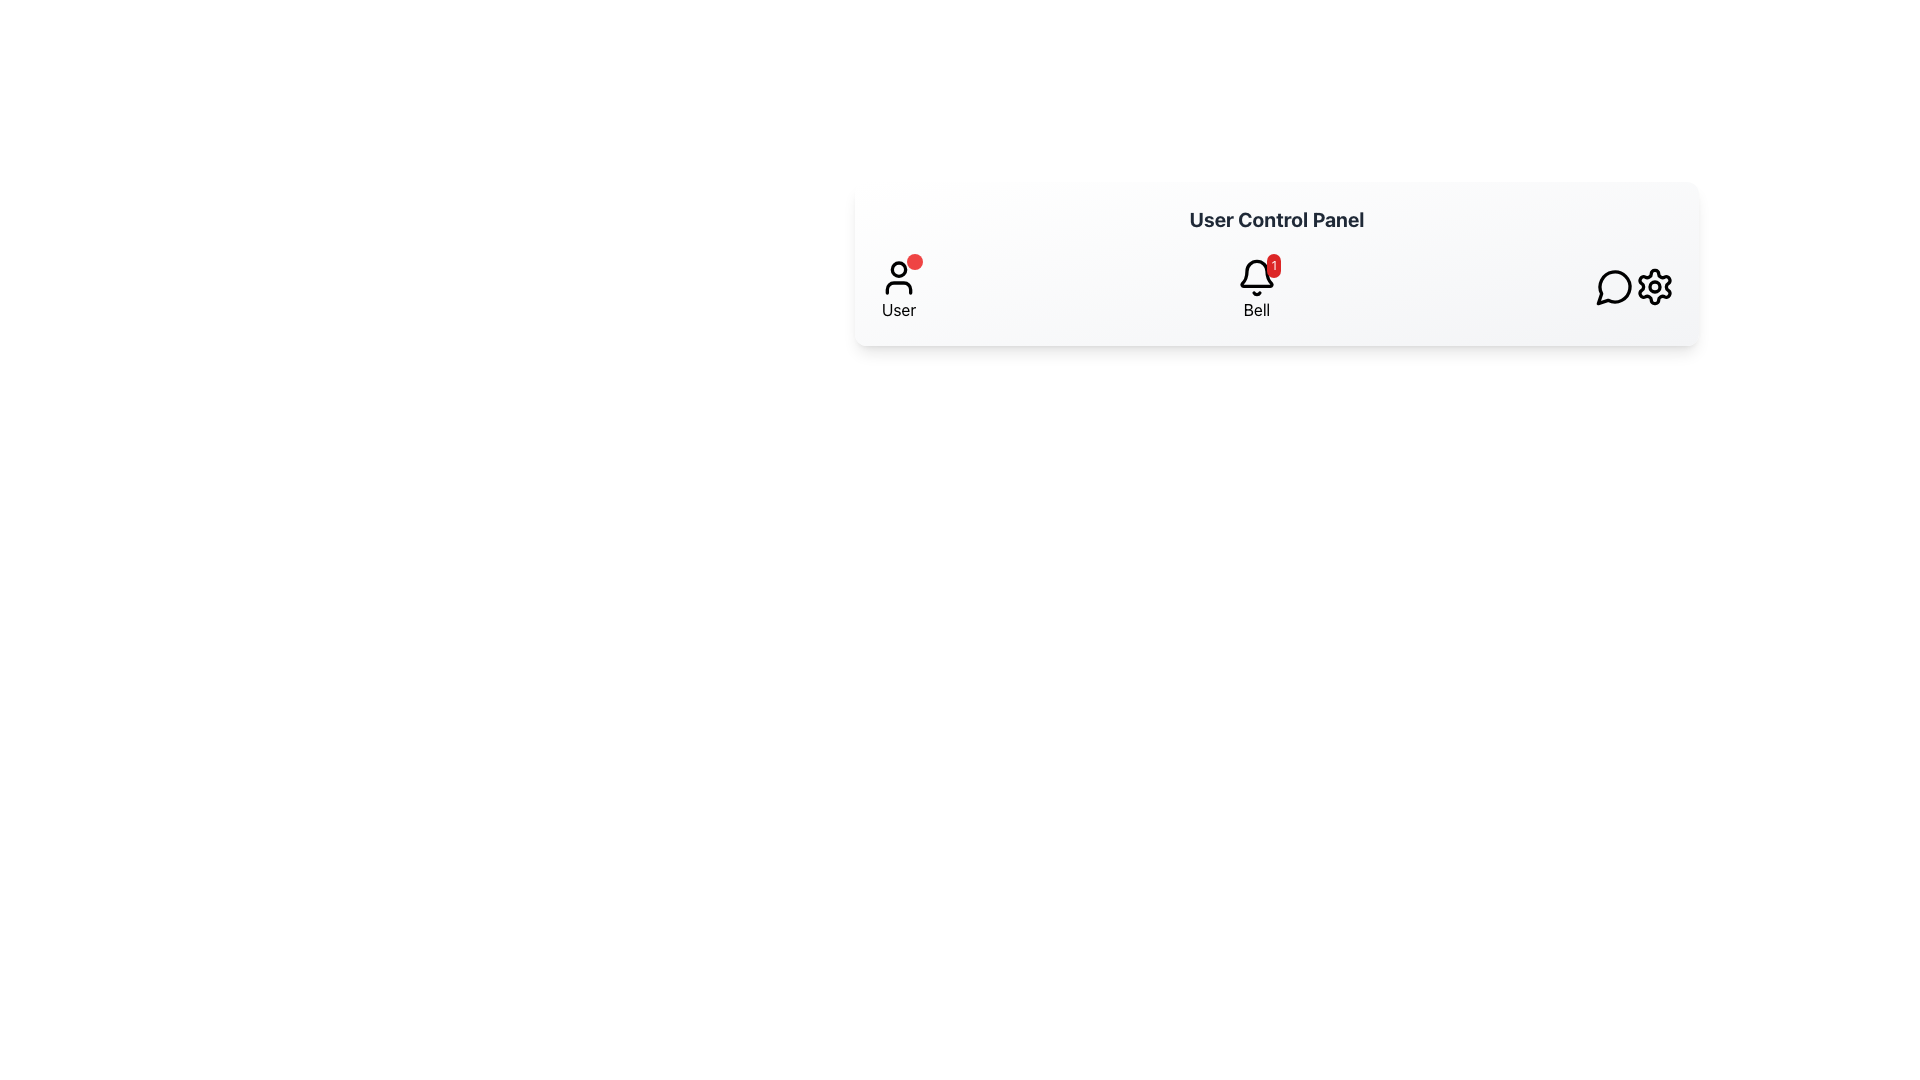 This screenshot has width=1920, height=1080. I want to click on the settings icon, which is a cogwheel shape located at the far right of the horizontal navigation bar, adjacent to the speech bubble icon, so click(1655, 286).